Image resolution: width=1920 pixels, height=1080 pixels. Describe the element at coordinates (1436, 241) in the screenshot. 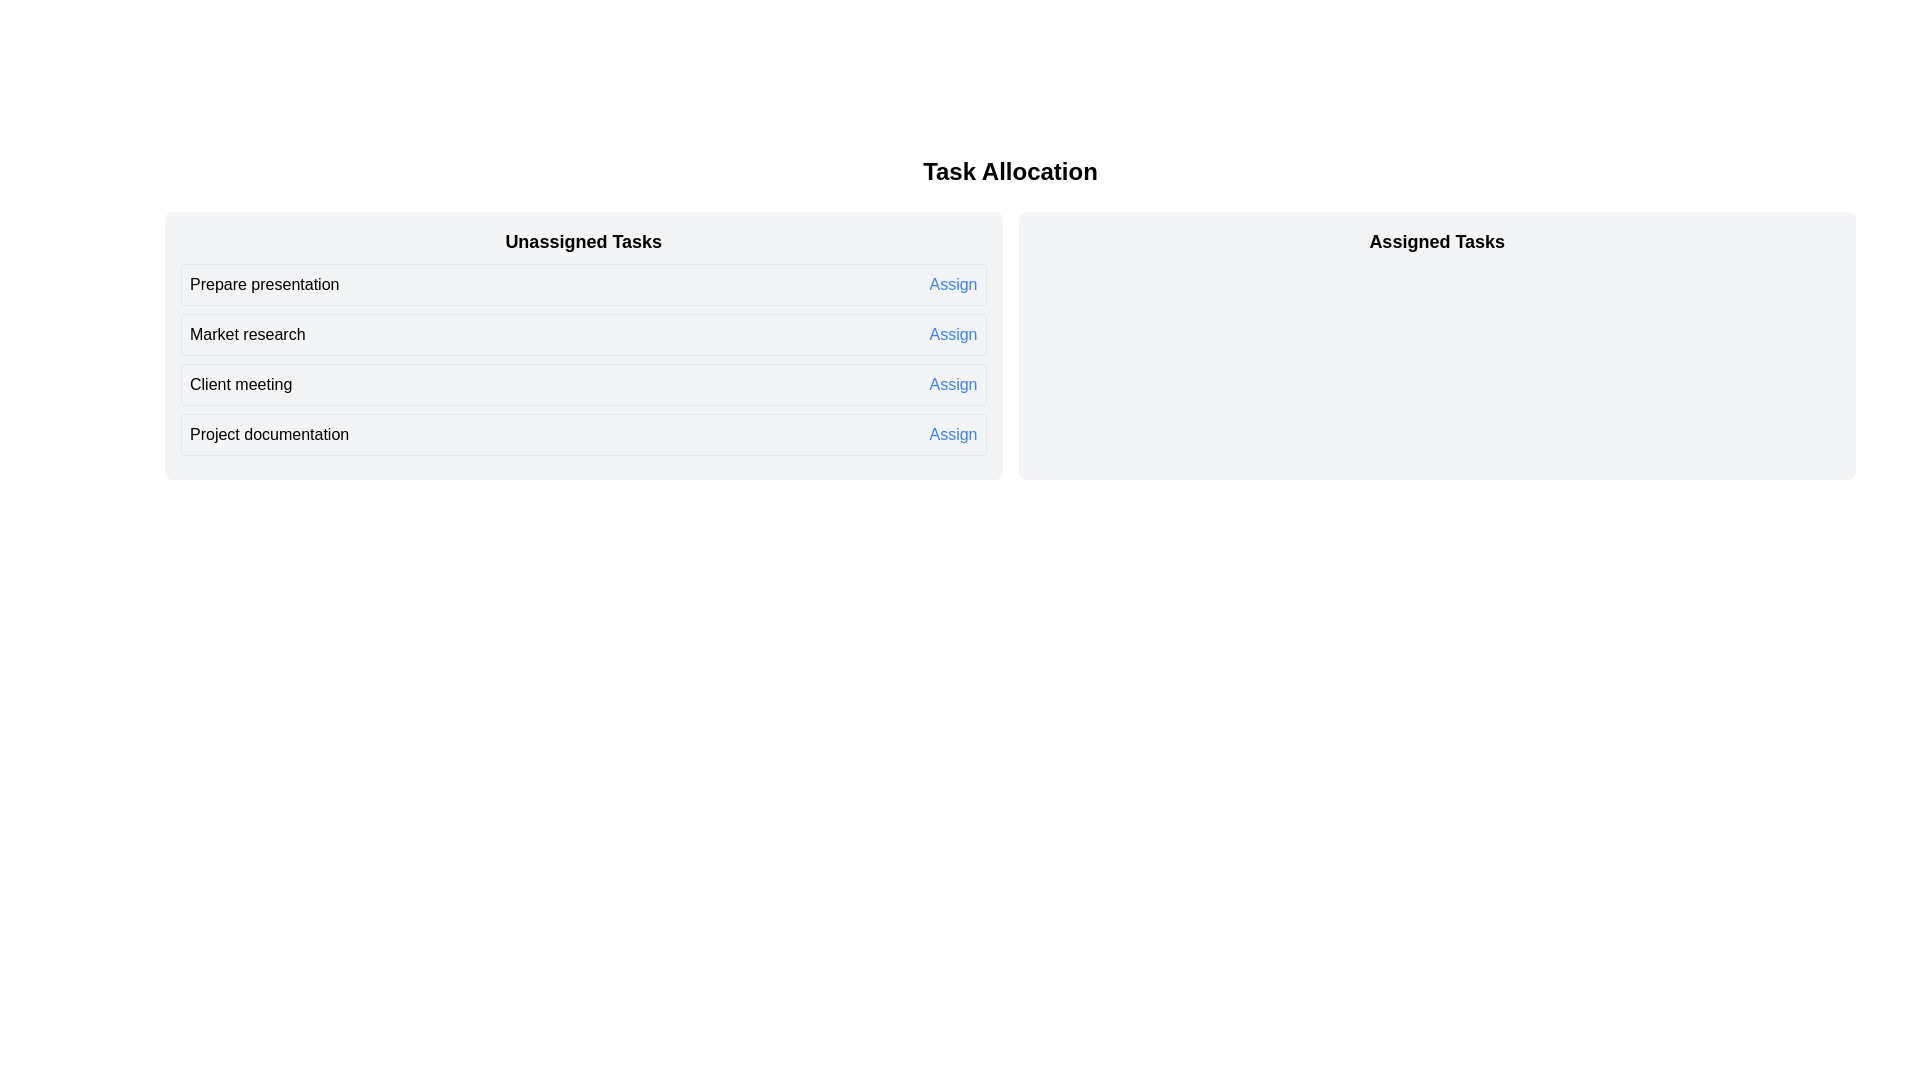

I see `the text-label component that serves as a section header with the text 'Assigned Tasks', prominently displayed at the top of the right-hand section of the interface` at that location.